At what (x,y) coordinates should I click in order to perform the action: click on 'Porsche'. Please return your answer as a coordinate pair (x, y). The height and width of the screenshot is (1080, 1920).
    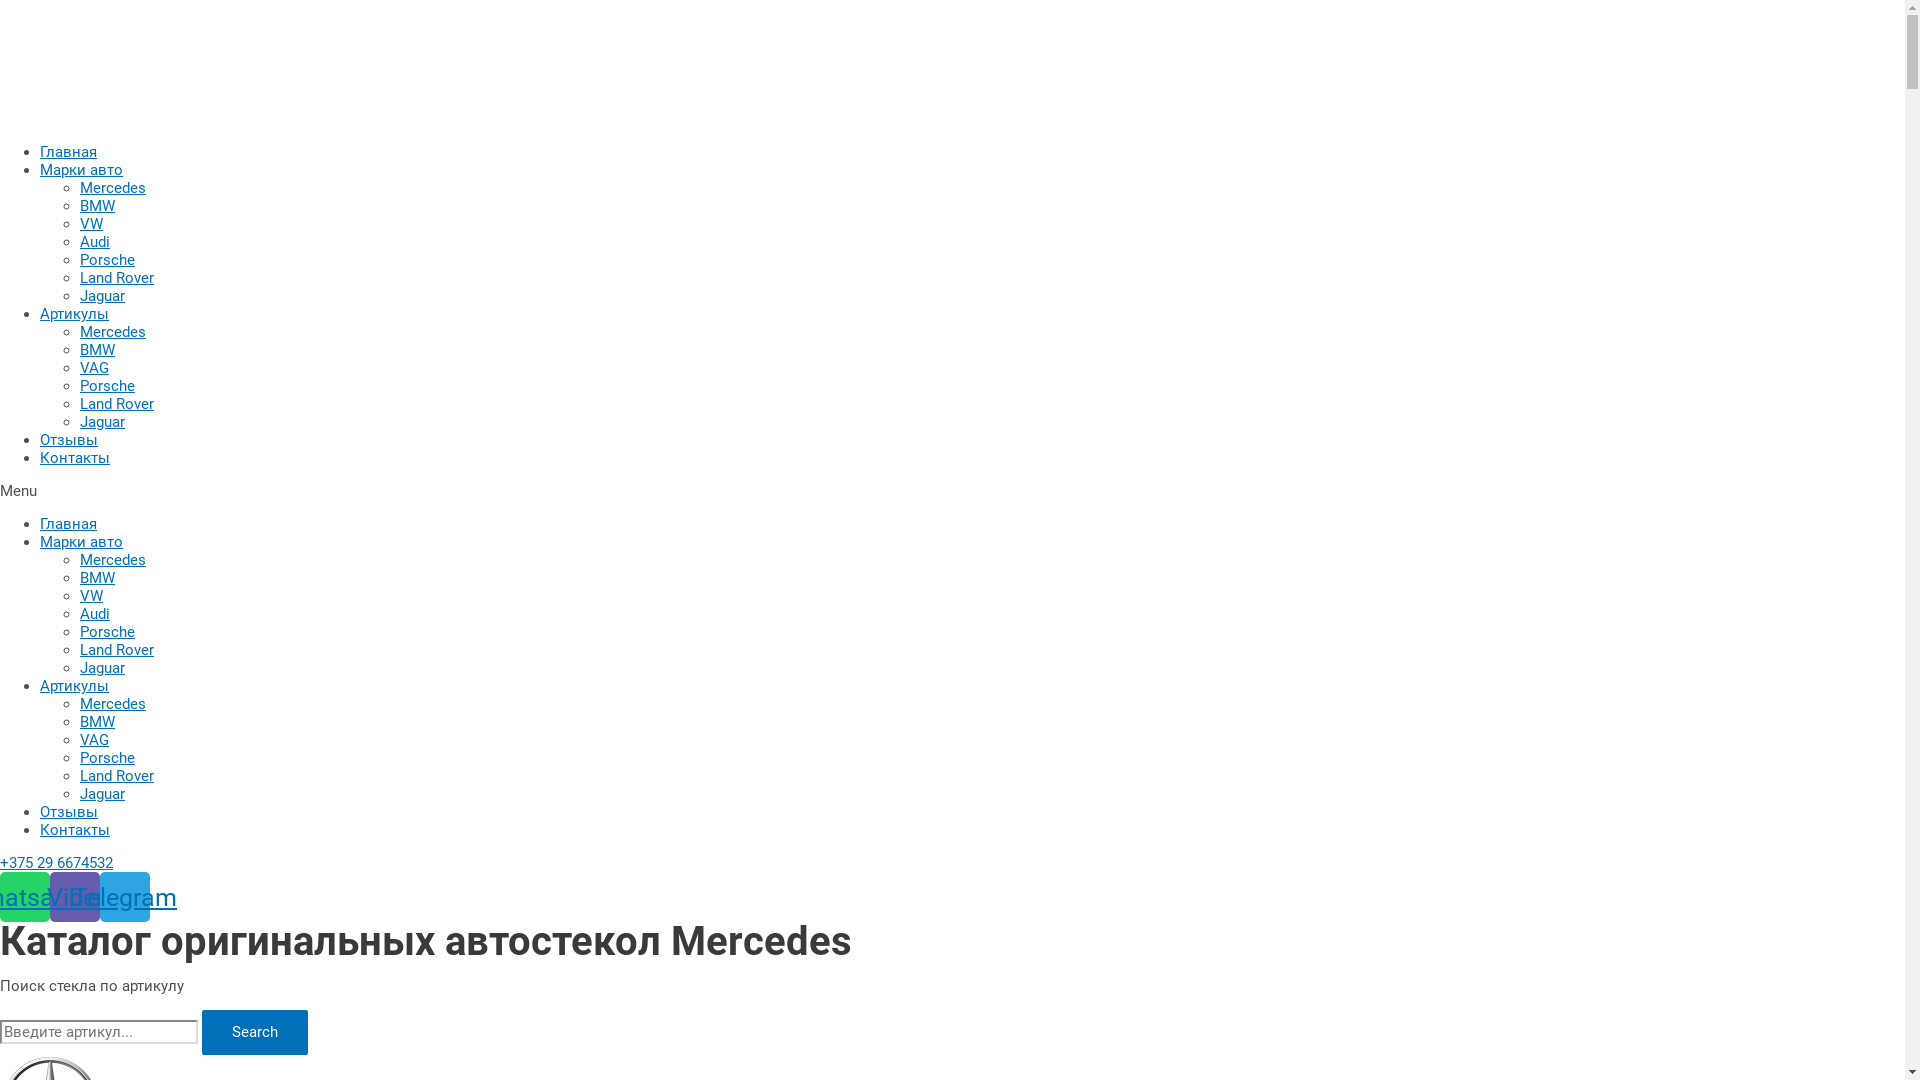
    Looking at the image, I should click on (106, 758).